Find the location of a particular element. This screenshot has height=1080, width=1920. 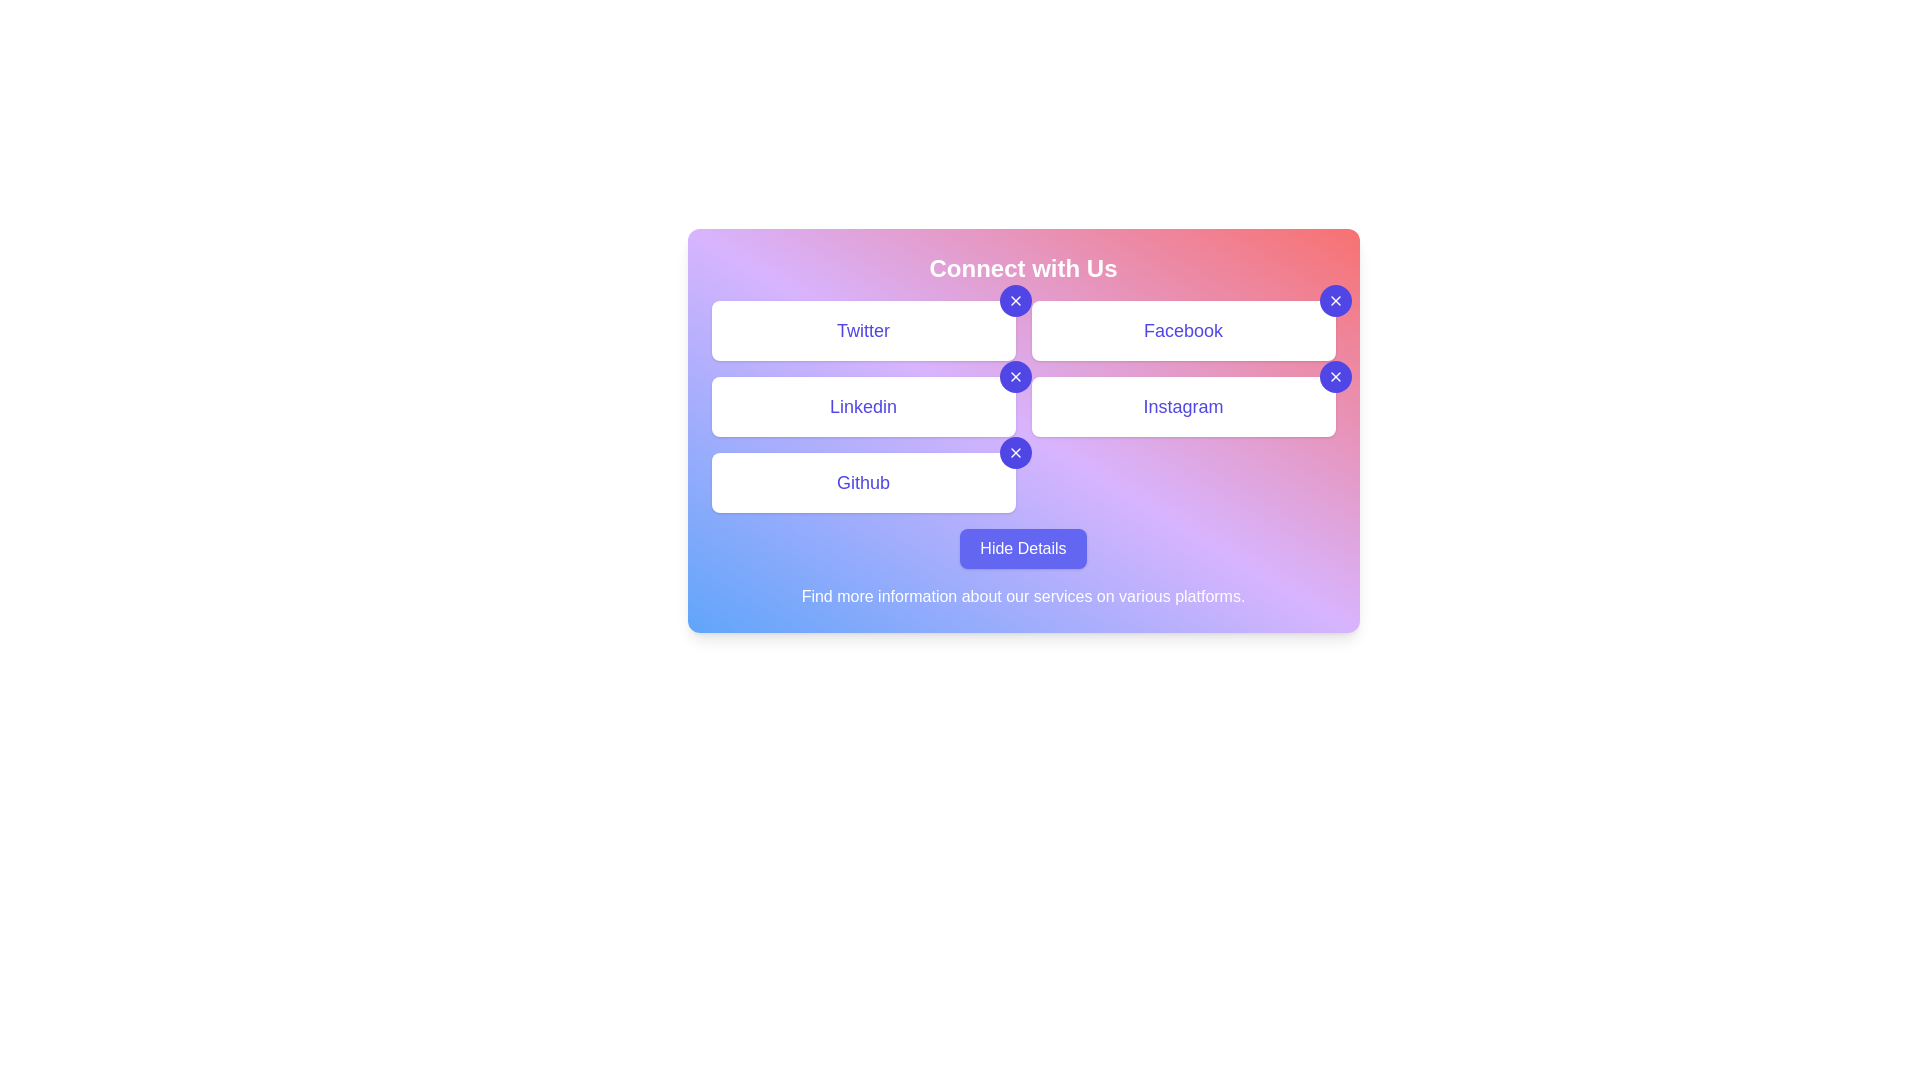

the small circular button with a purple background and a white 'X' icon located at the top-right corner of the 'Facebook' card to possibly reveal a tooltip or highlight effect is located at coordinates (1335, 300).